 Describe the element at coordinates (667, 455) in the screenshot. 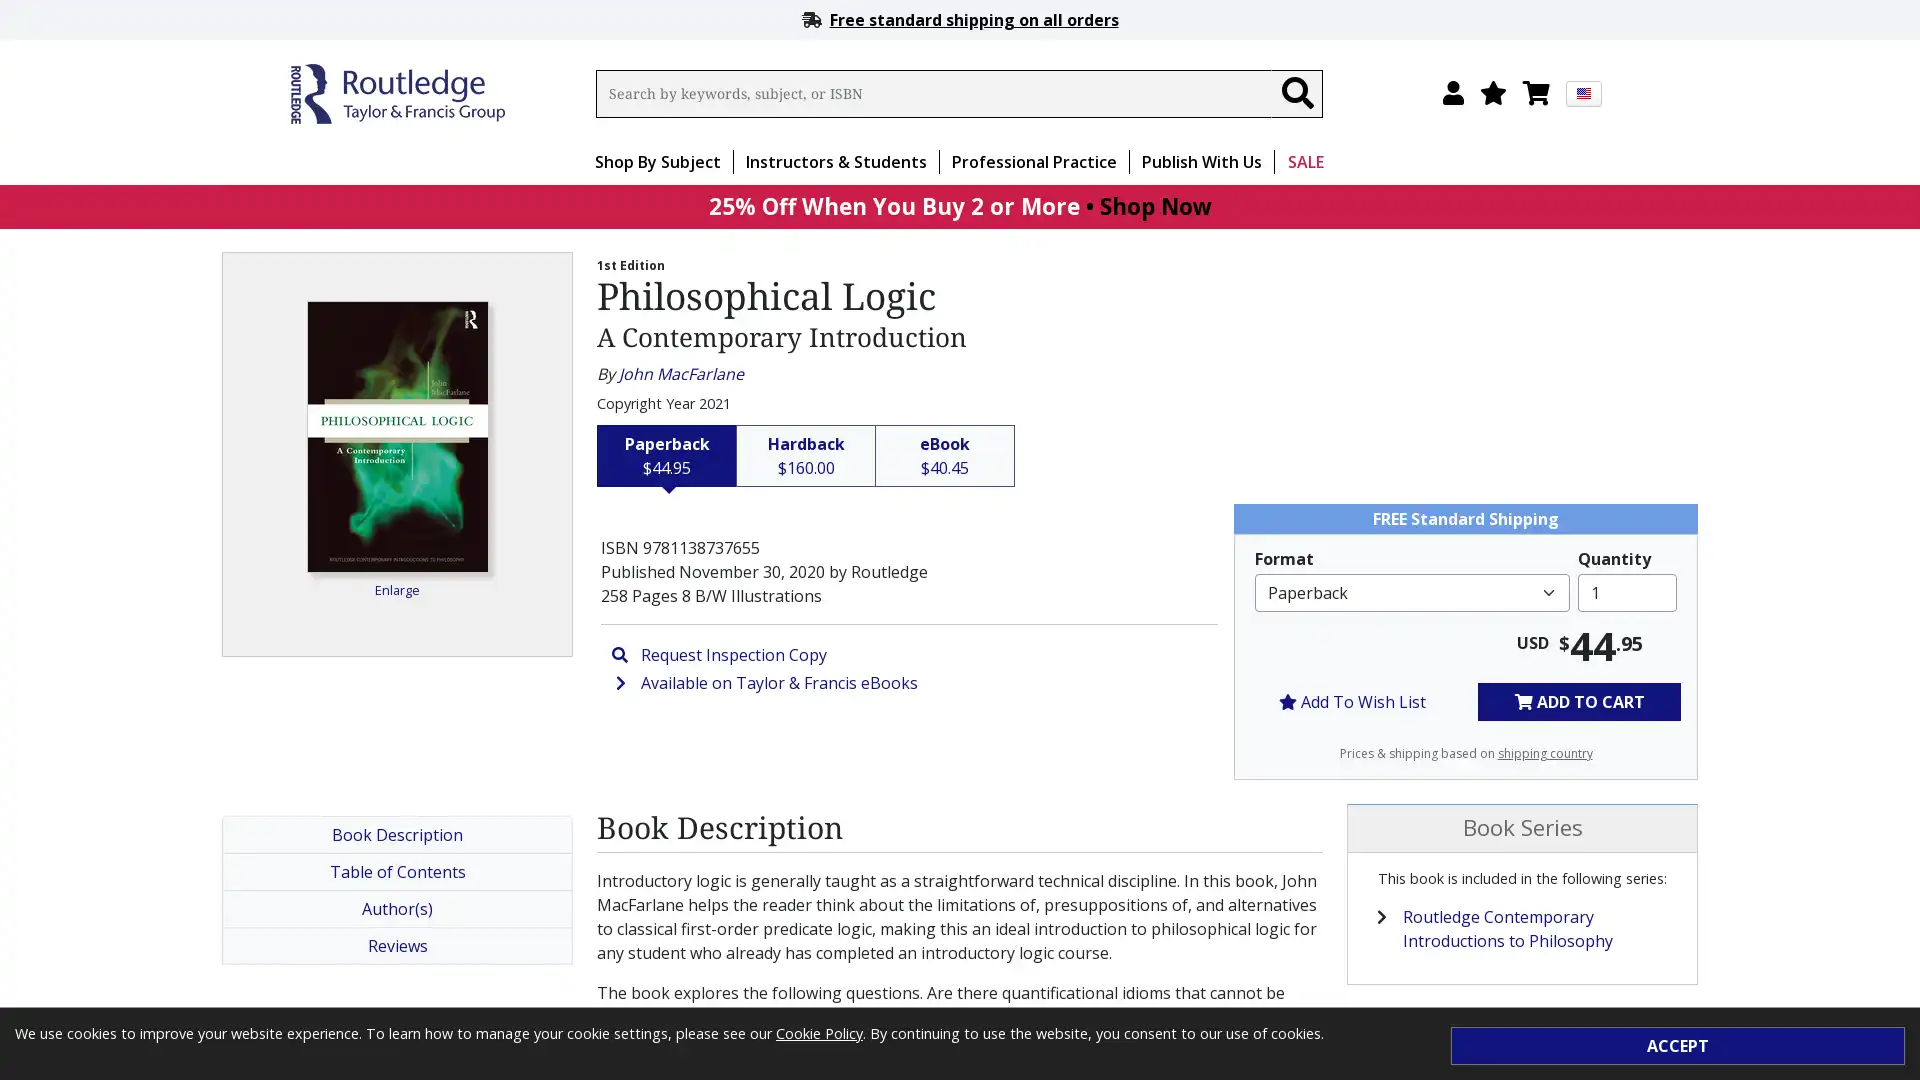

I see `Paperback $44.95` at that location.